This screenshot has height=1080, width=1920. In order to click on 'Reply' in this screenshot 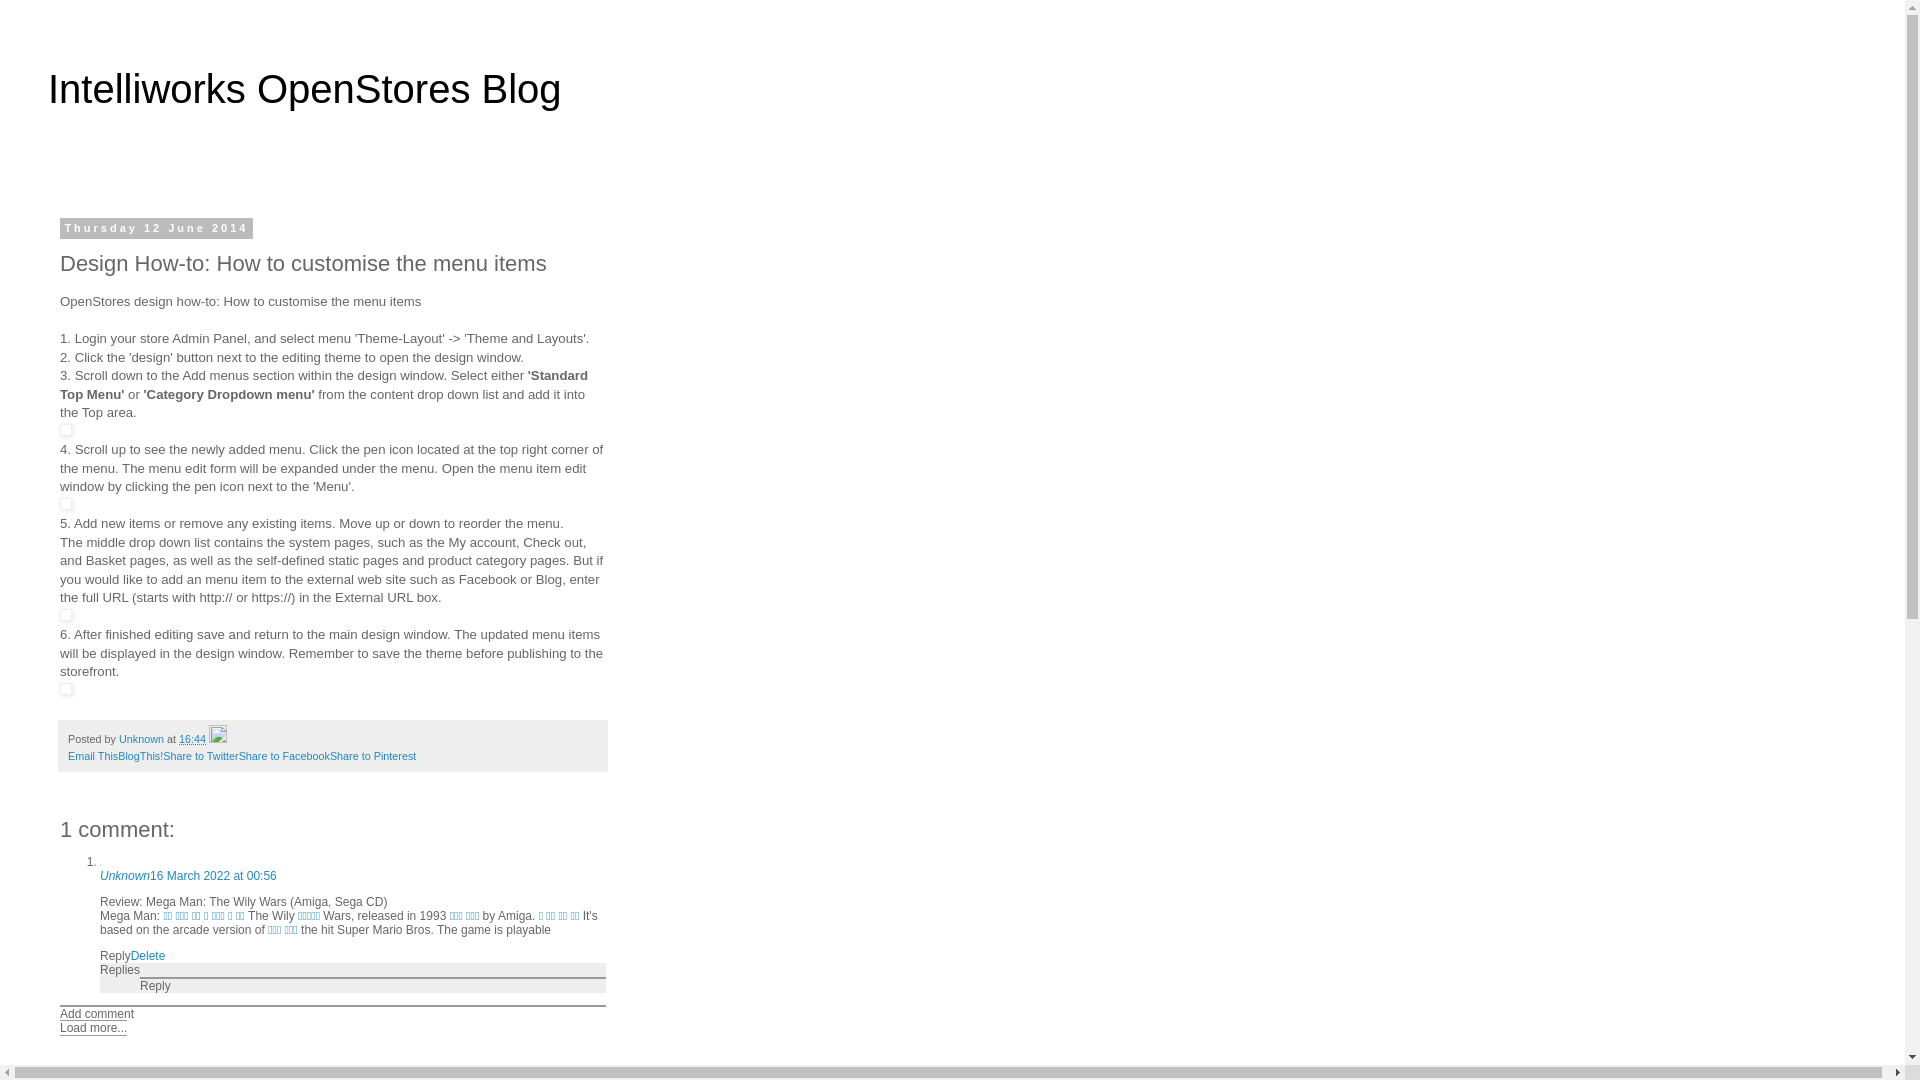, I will do `click(99, 955)`.